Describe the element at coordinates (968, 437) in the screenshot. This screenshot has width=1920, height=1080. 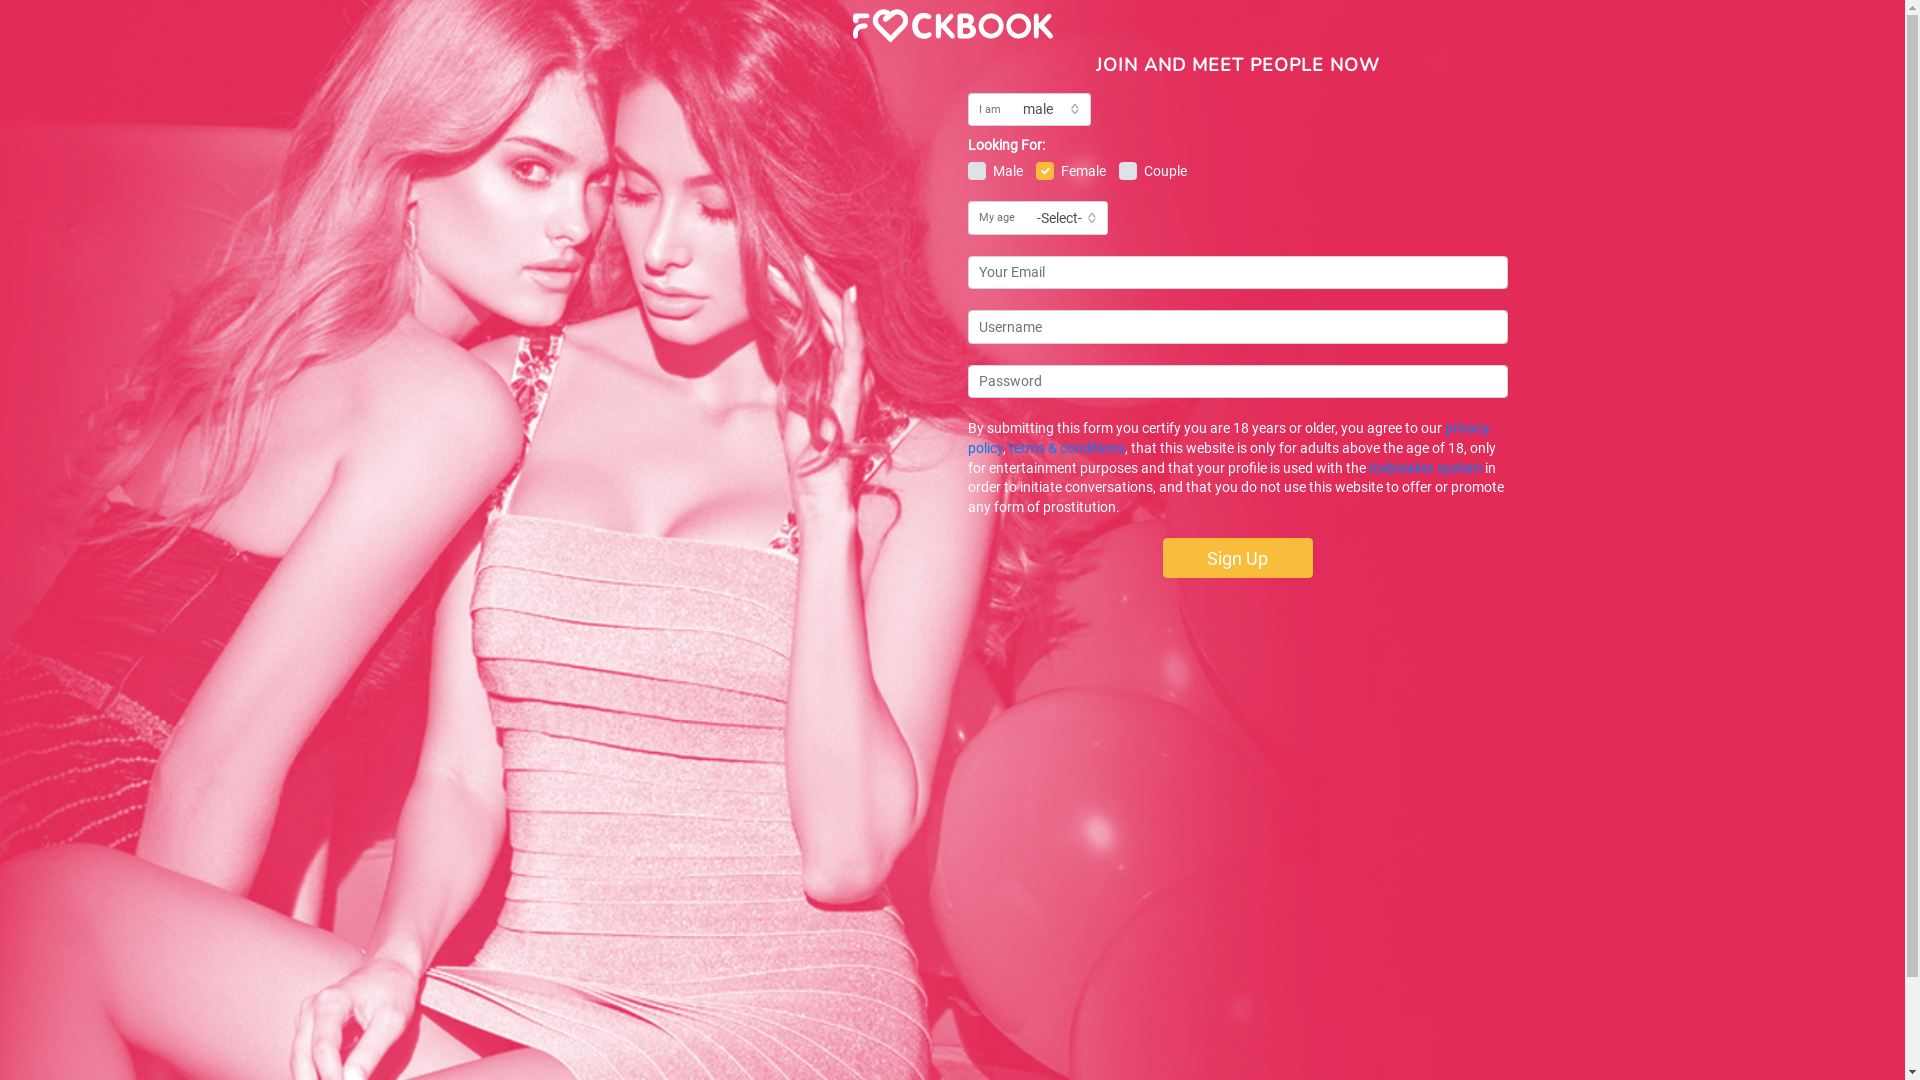
I see `'privacy policy'` at that location.